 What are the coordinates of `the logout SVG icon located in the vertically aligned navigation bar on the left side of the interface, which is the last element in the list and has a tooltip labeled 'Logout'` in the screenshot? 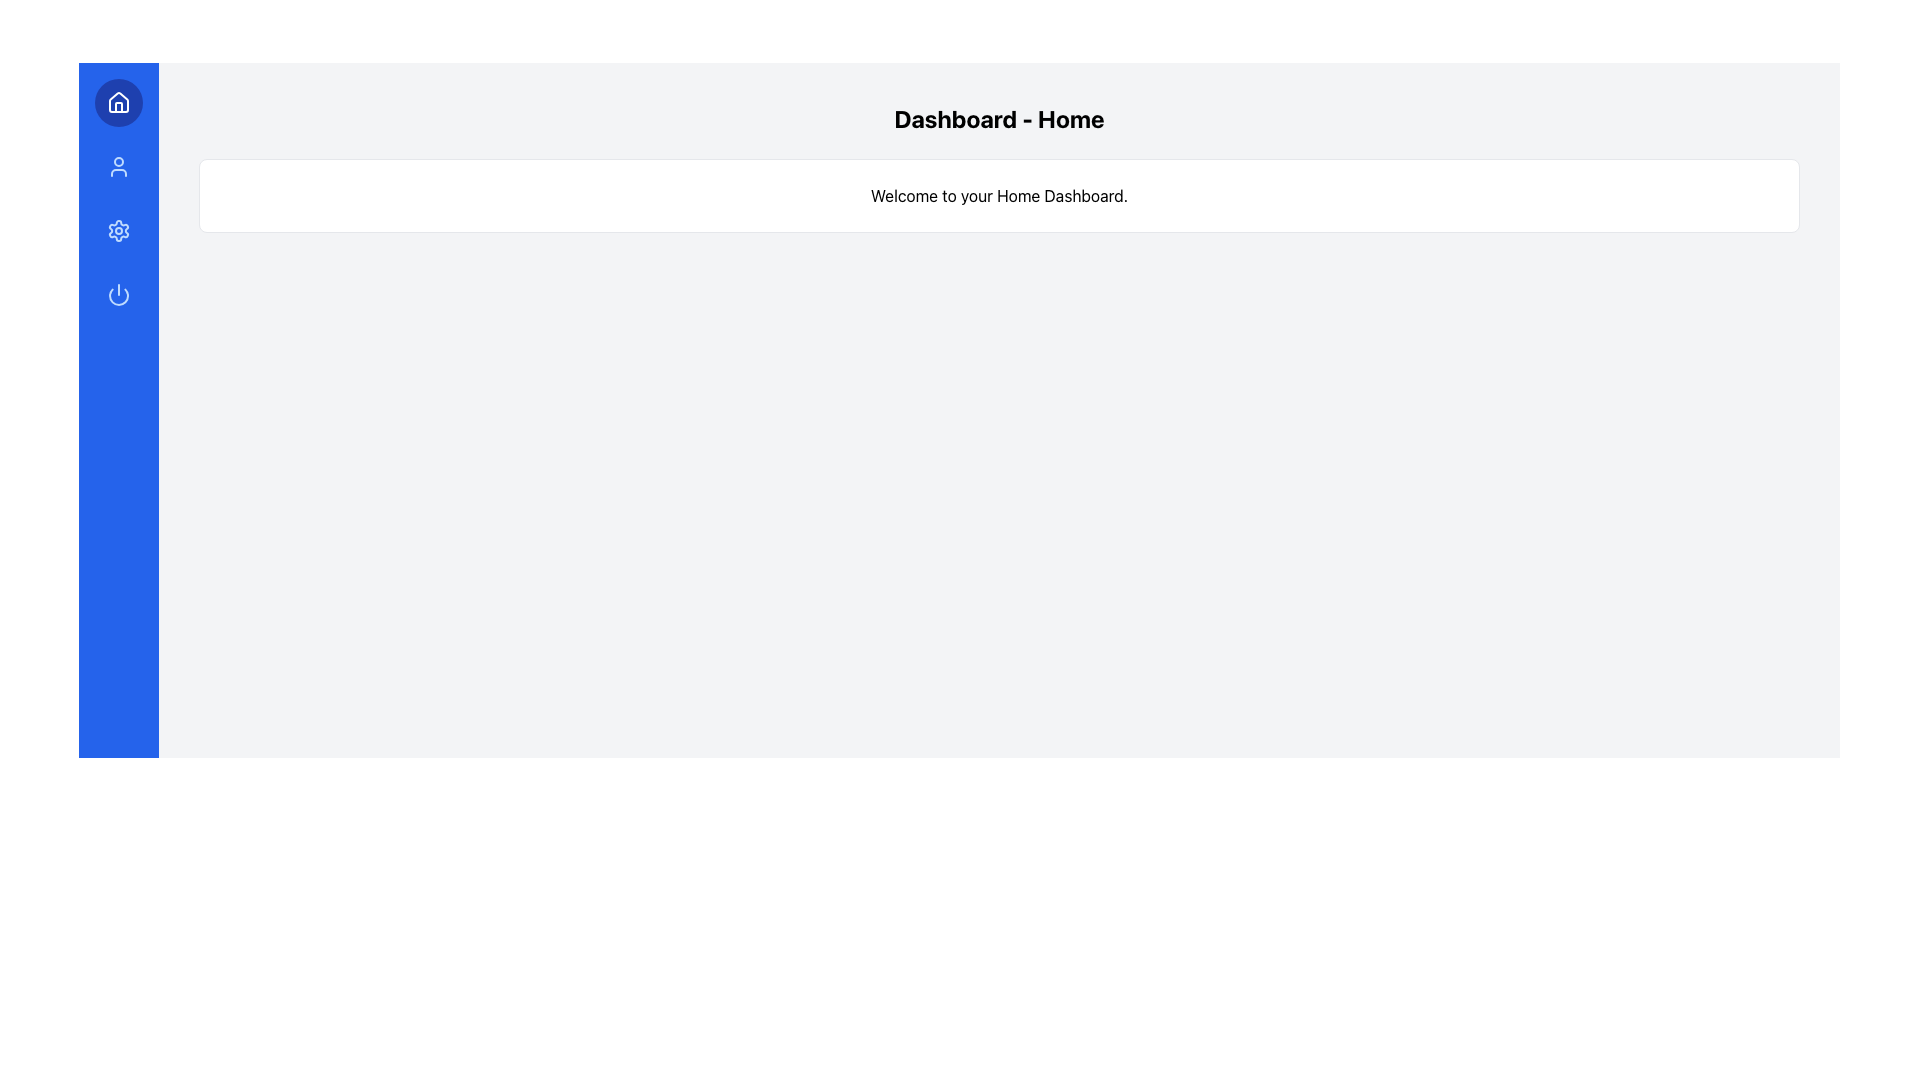 It's located at (118, 294).